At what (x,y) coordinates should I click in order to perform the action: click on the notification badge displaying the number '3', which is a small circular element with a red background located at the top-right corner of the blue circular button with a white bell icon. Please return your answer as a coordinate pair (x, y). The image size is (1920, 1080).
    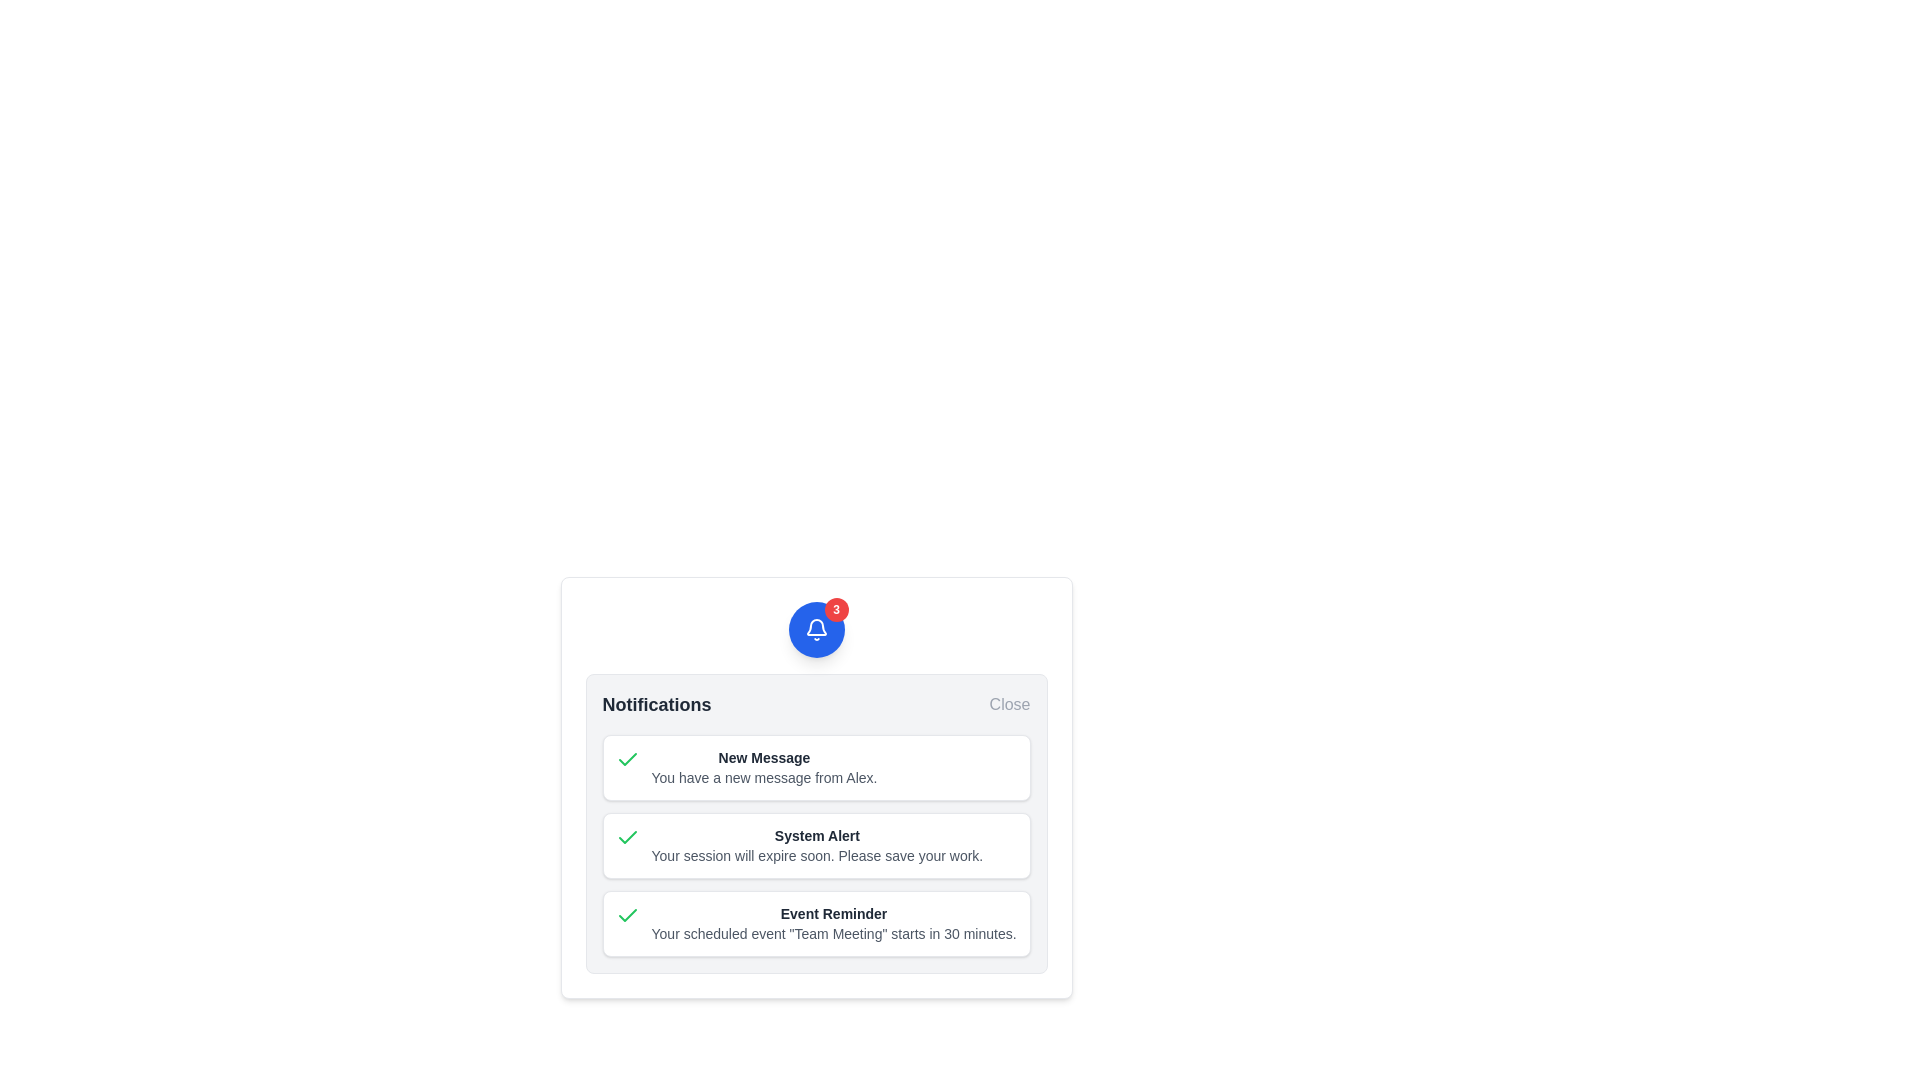
    Looking at the image, I should click on (836, 608).